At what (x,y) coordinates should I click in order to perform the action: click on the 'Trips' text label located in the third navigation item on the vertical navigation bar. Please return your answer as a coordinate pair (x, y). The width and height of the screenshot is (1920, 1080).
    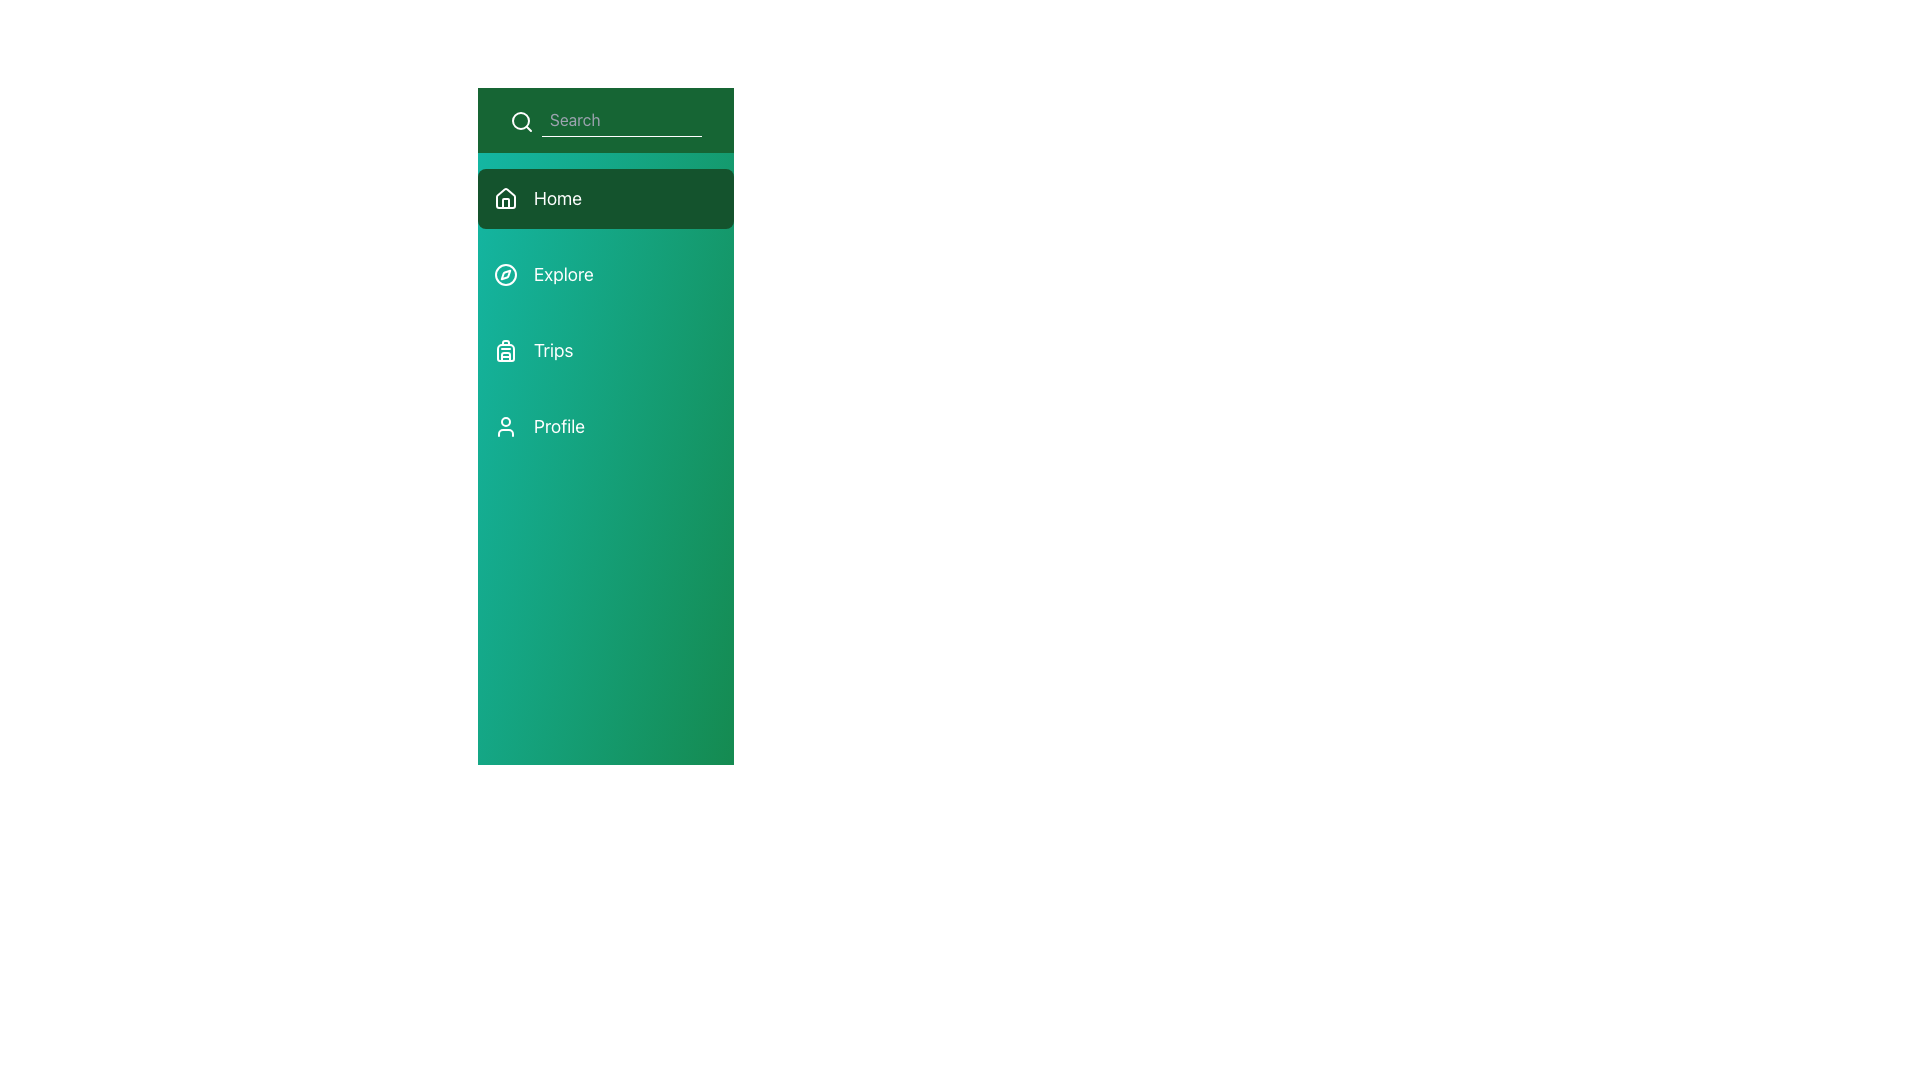
    Looking at the image, I should click on (553, 350).